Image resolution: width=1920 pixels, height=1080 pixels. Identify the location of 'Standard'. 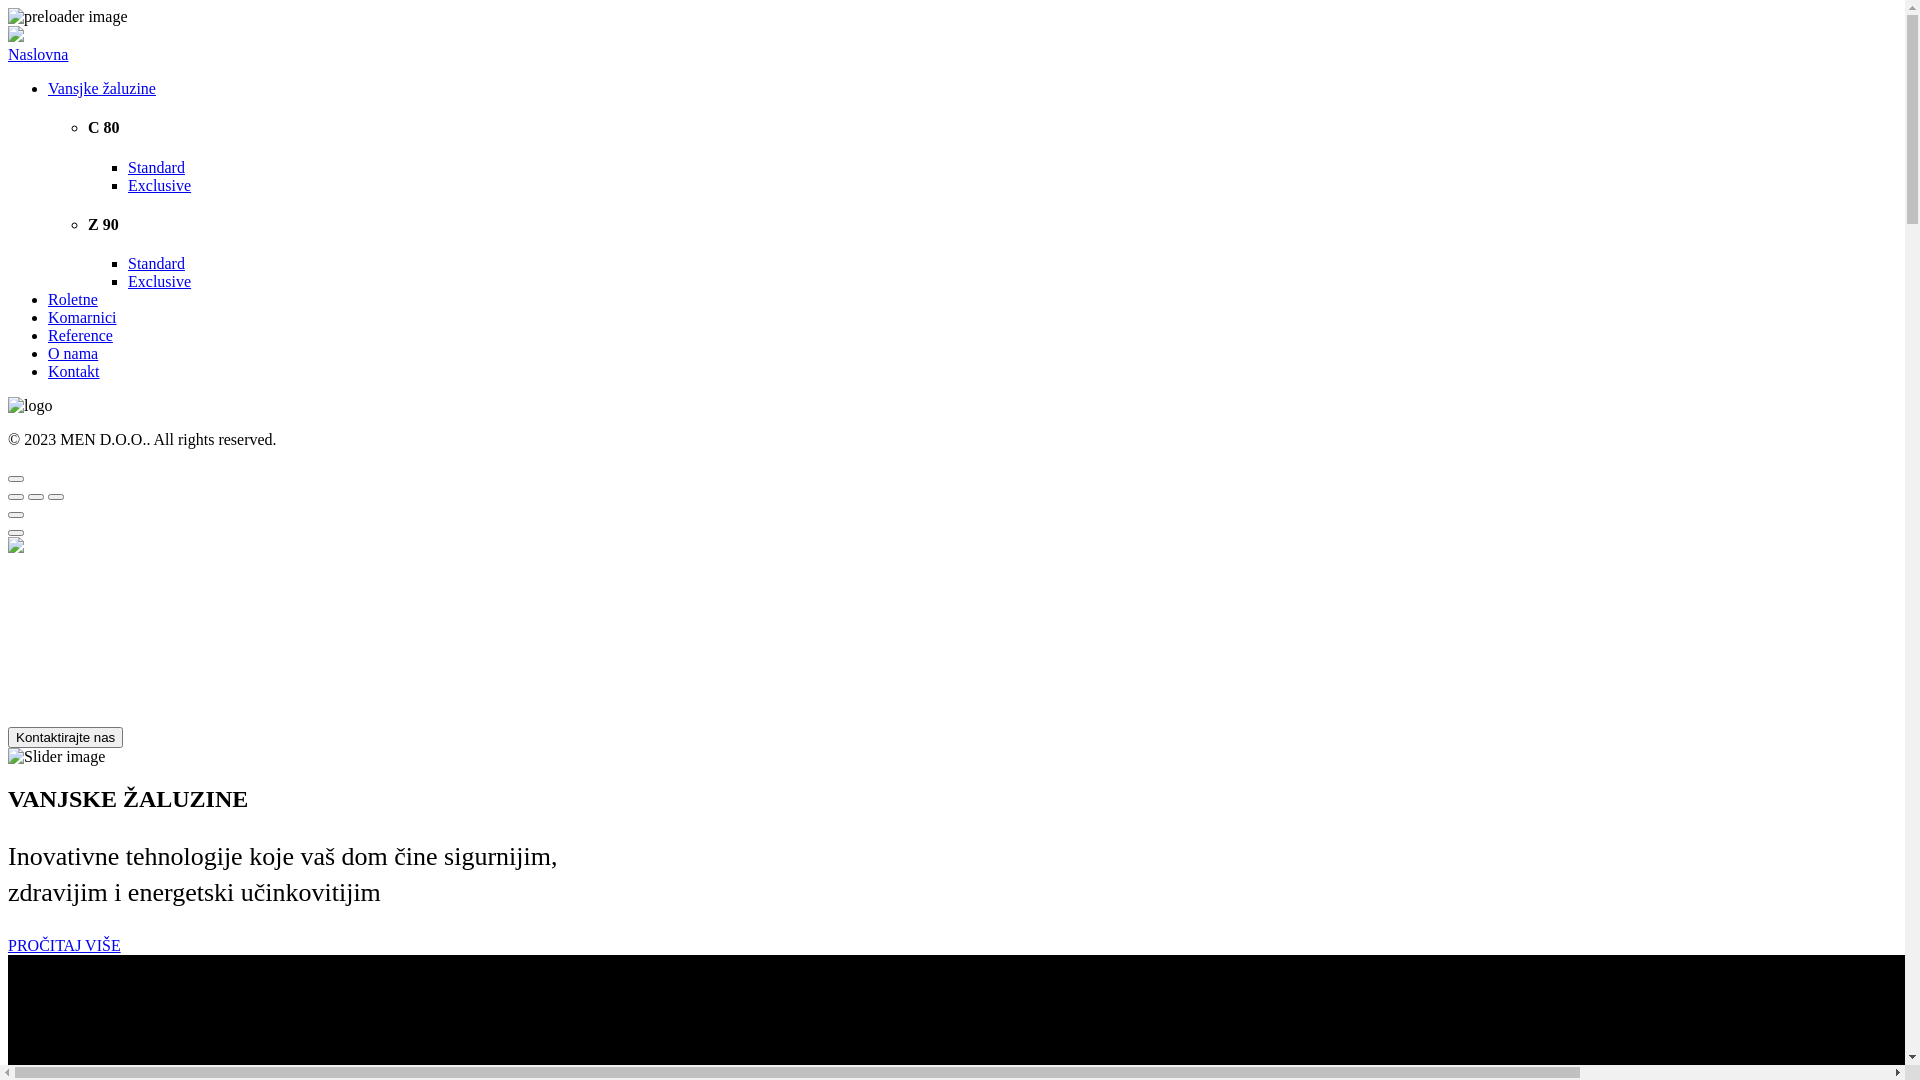
(127, 166).